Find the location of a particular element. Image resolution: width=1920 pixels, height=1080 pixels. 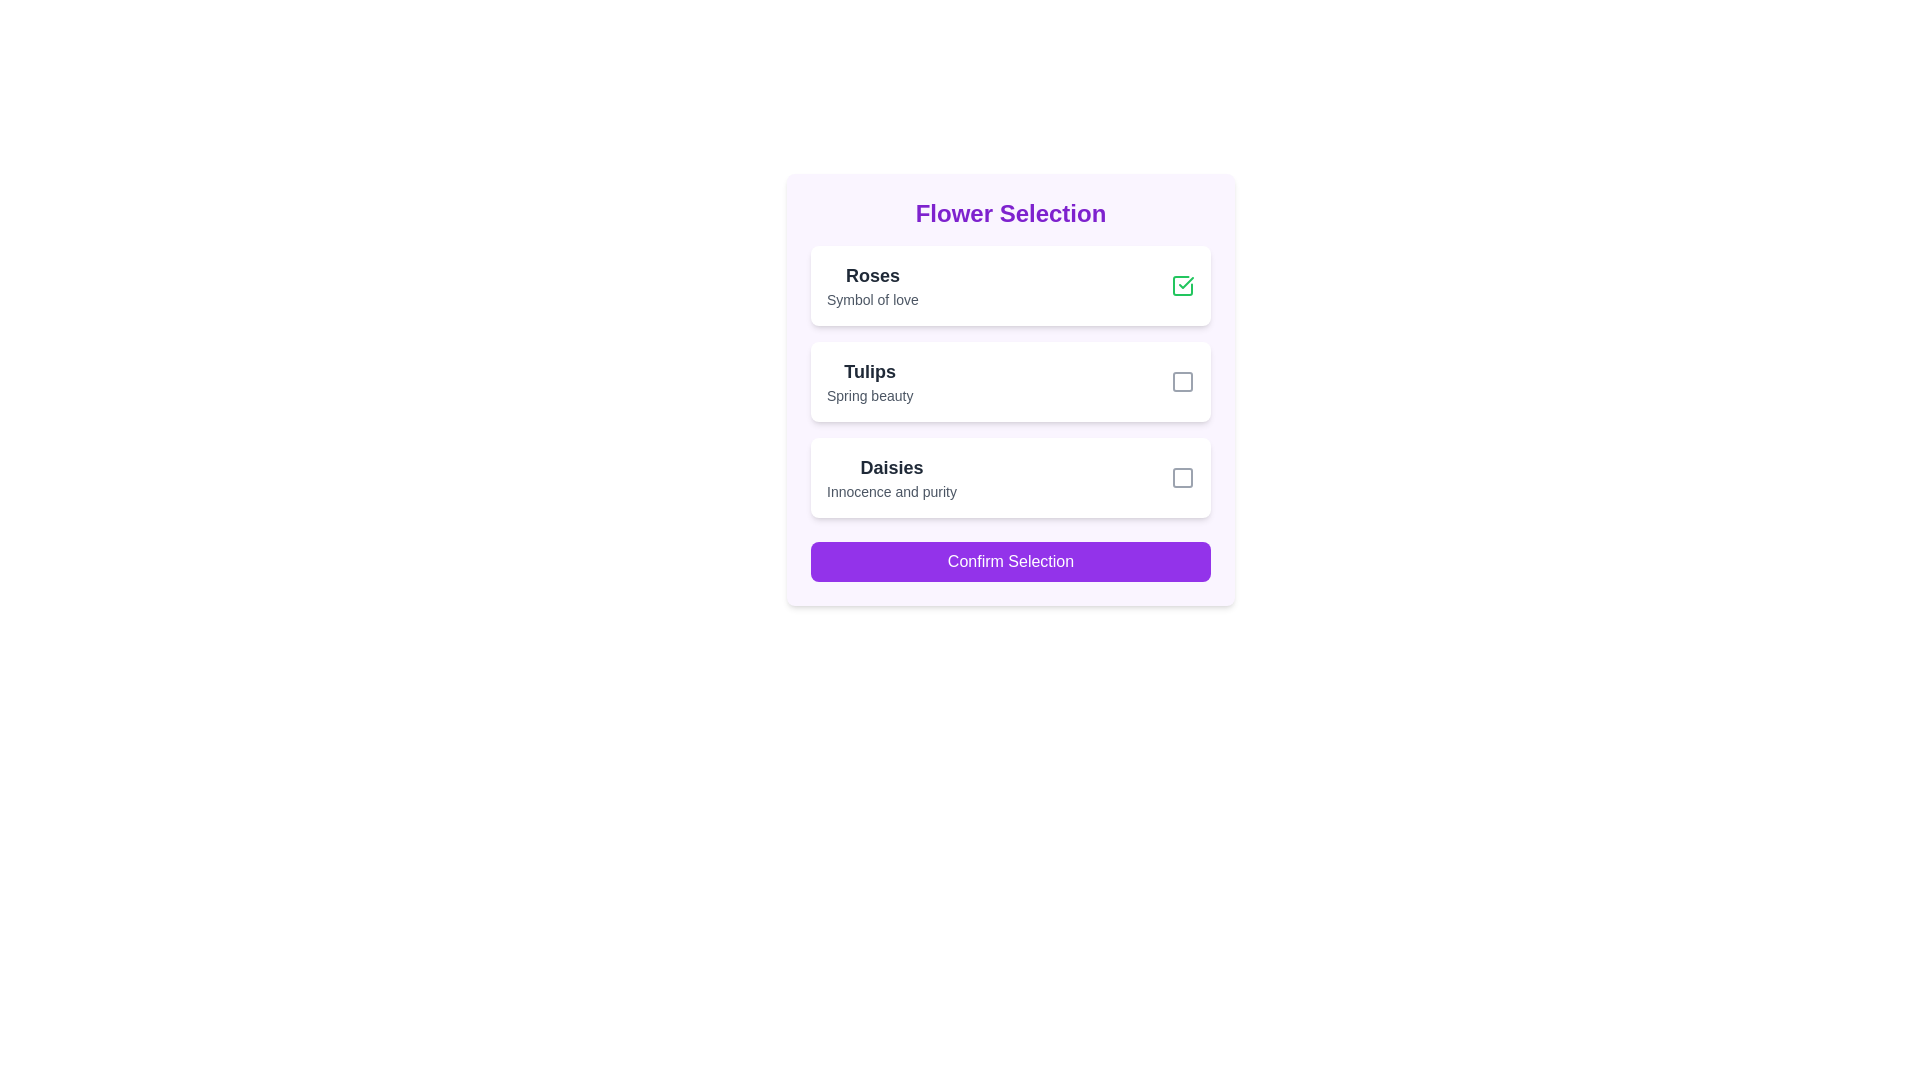

the checkbox indicator for 'Tulips' is located at coordinates (1182, 381).